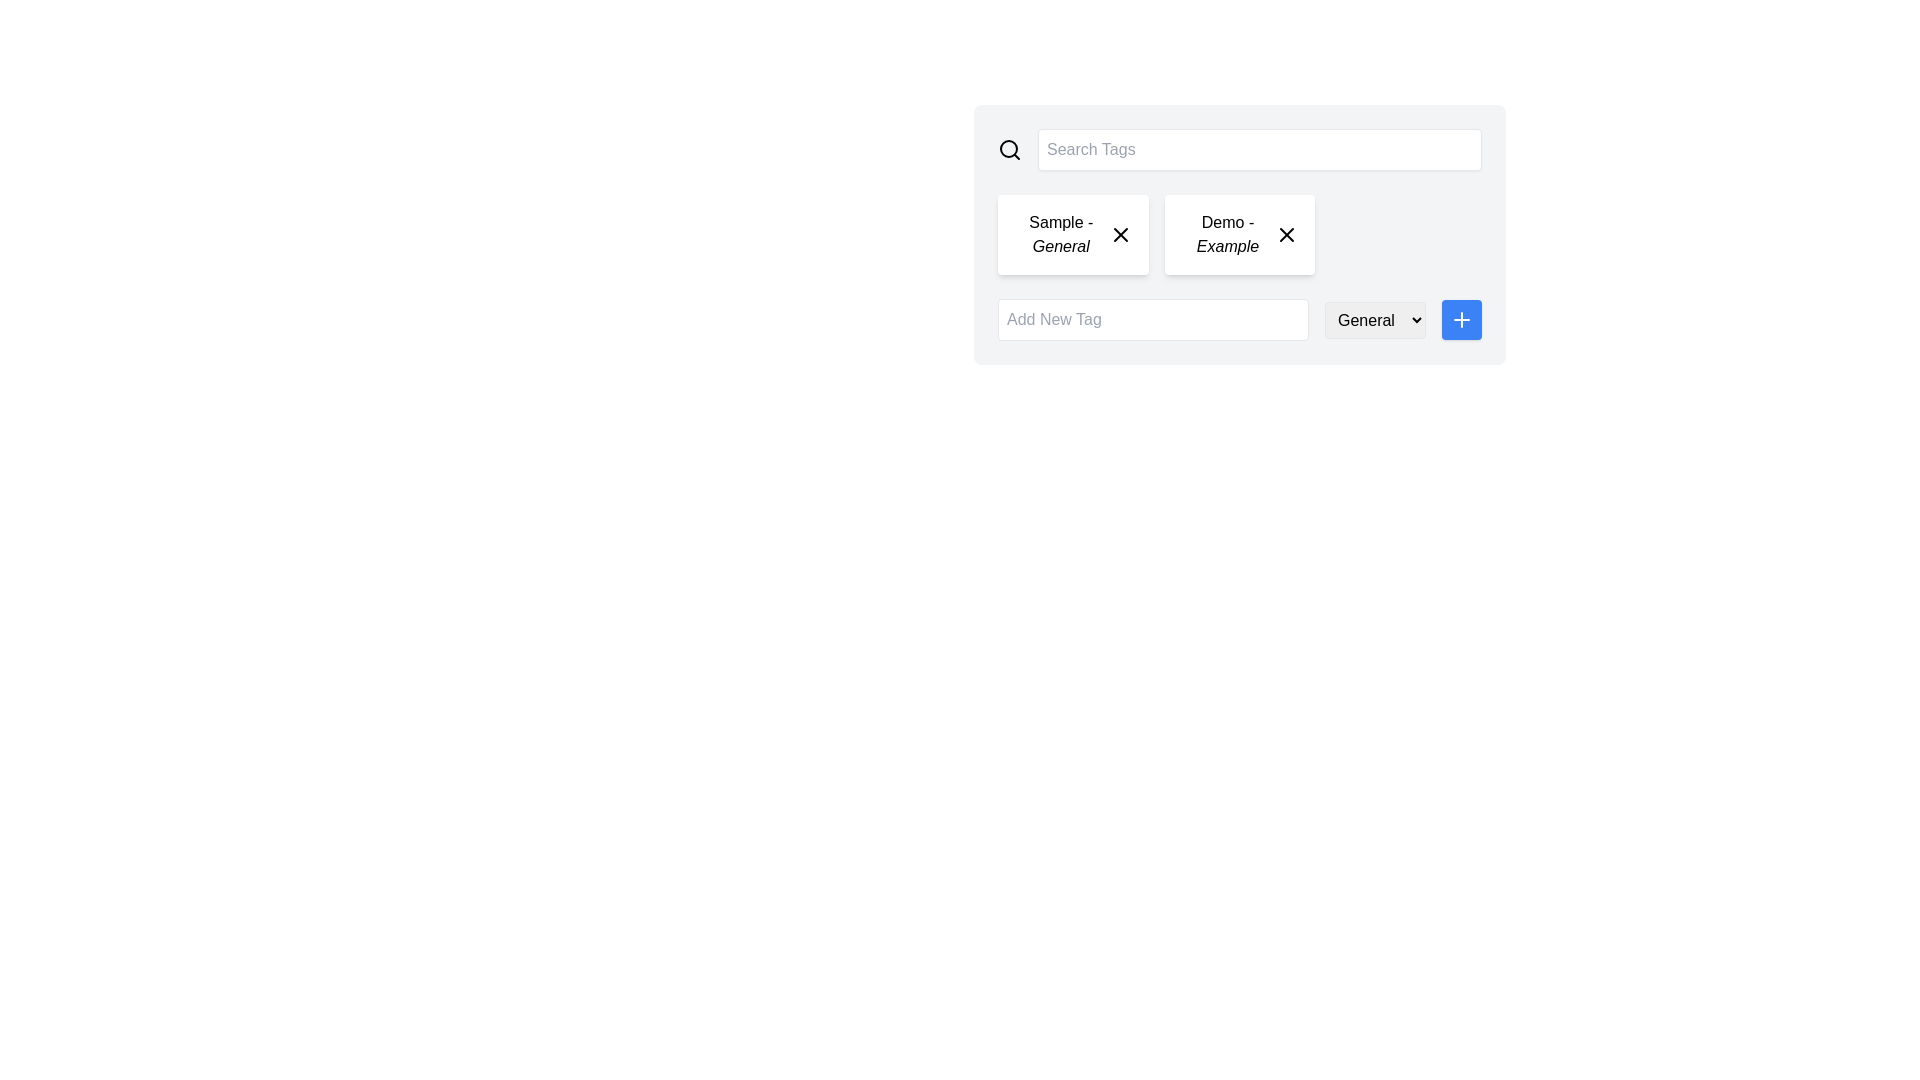 This screenshot has height=1080, width=1920. Describe the element at coordinates (1120, 234) in the screenshot. I see `the close button represented by a bold black 'X' icon located in the top-right corner of the 'Sample - General' card` at that location.